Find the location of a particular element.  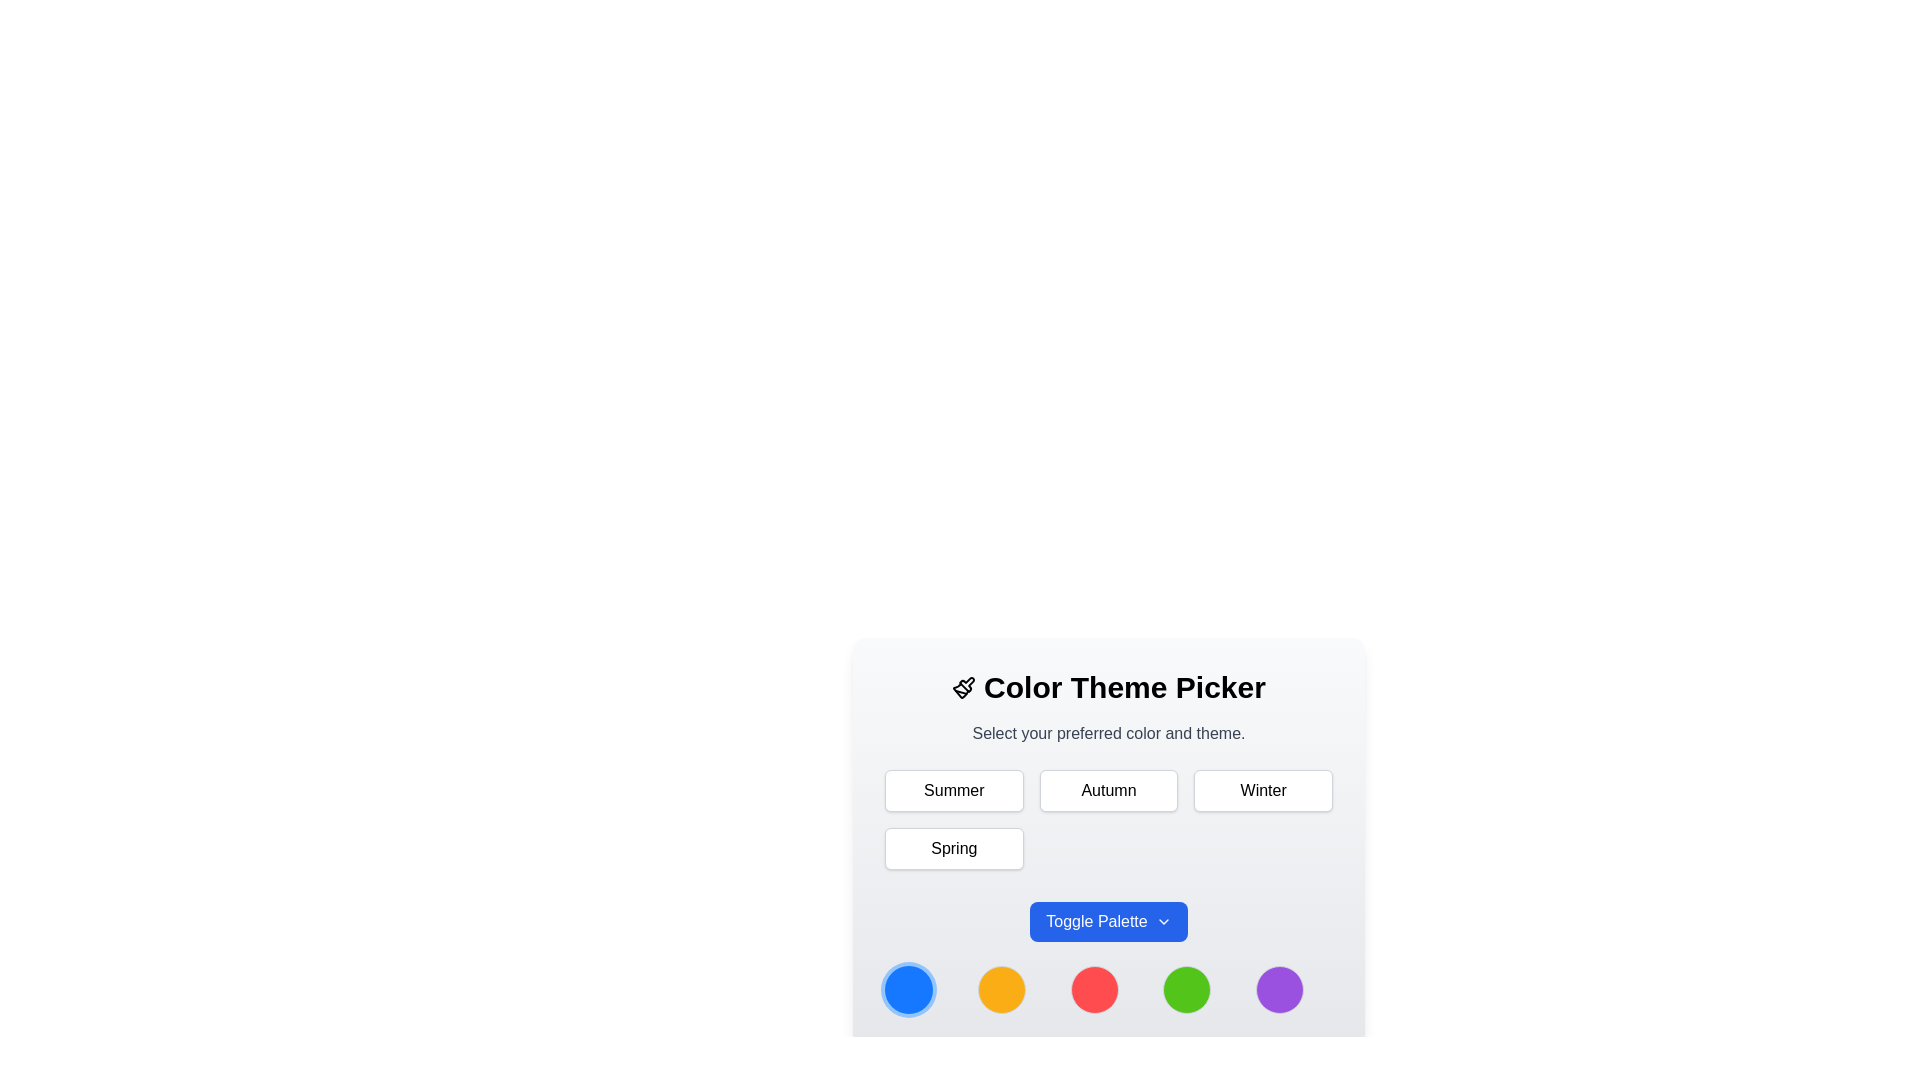

the blue 'Toggle Palette' button with white text and rounded edges is located at coordinates (1107, 921).